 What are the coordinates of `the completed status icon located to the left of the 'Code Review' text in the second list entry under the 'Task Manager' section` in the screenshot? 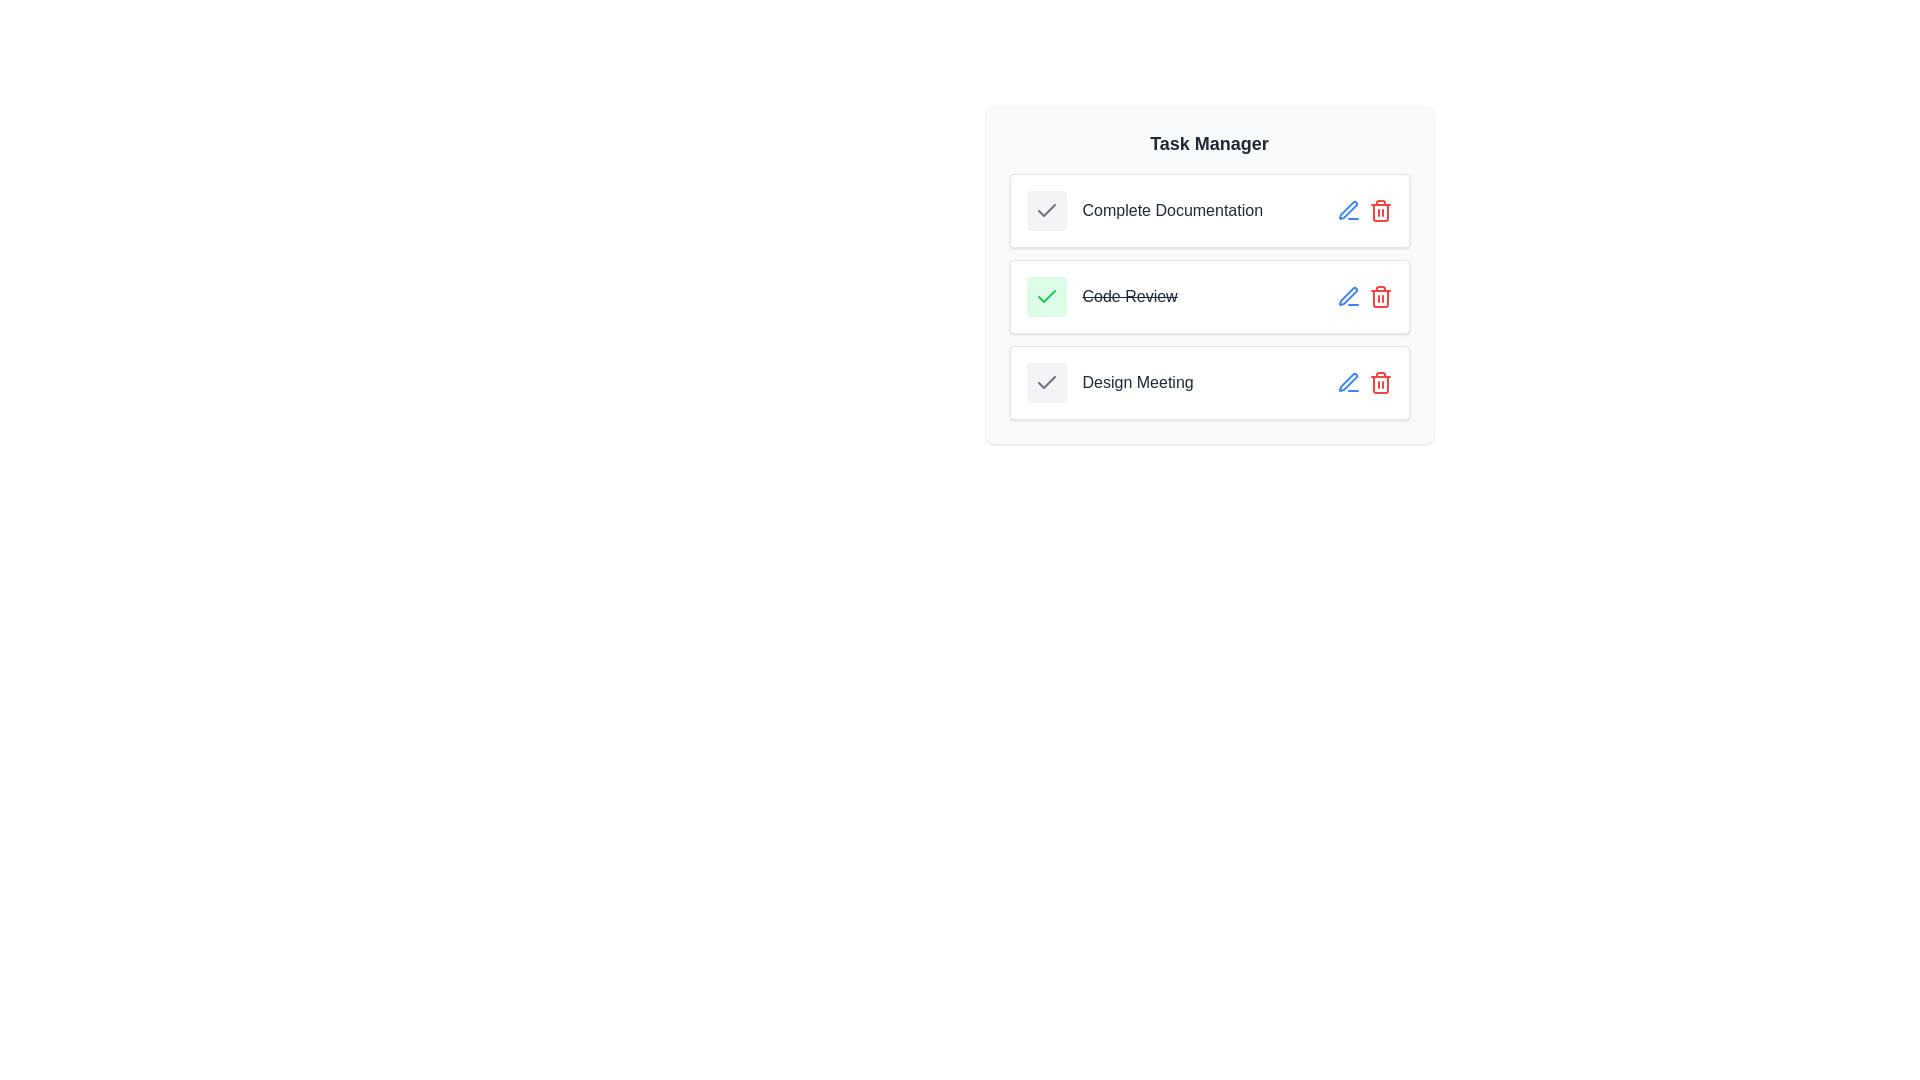 It's located at (1045, 297).